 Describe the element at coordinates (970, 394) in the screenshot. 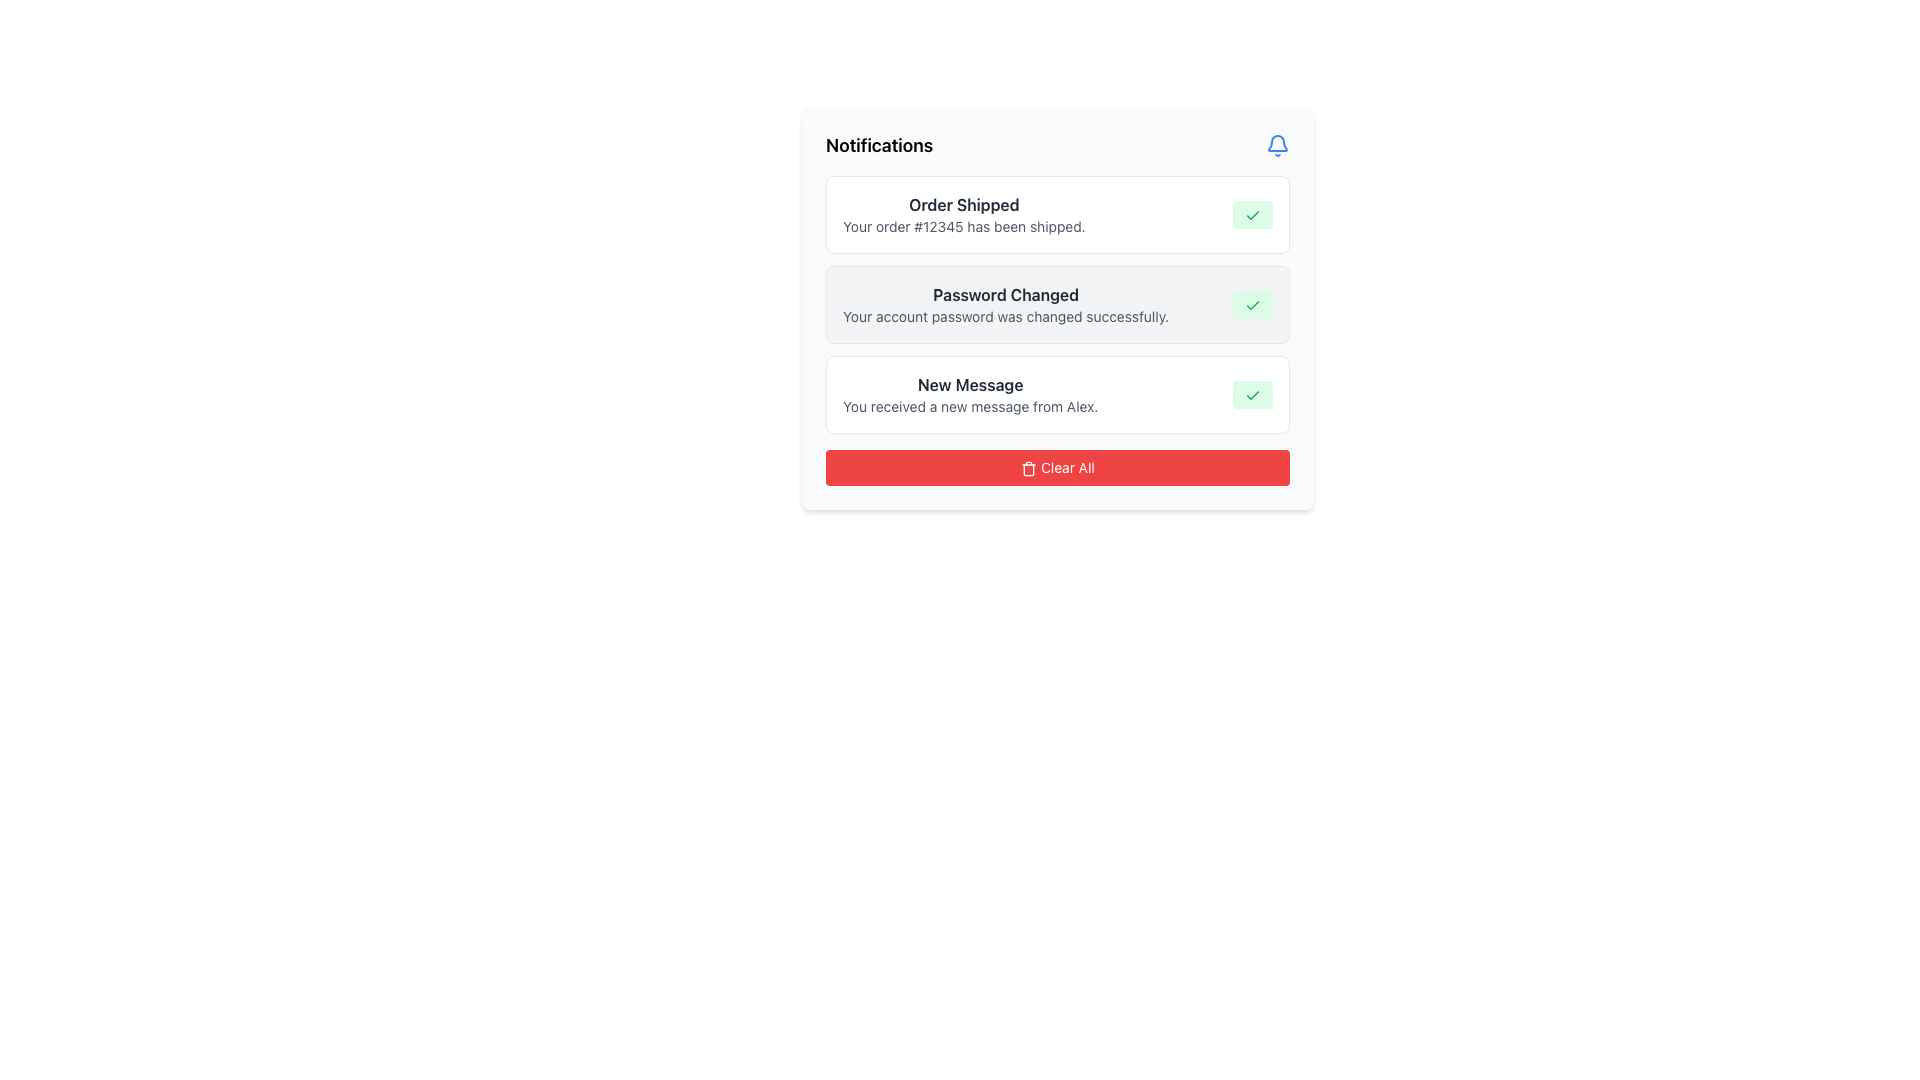

I see `the text notification element displaying 'New Message' which indicates a new message from Alex` at that location.